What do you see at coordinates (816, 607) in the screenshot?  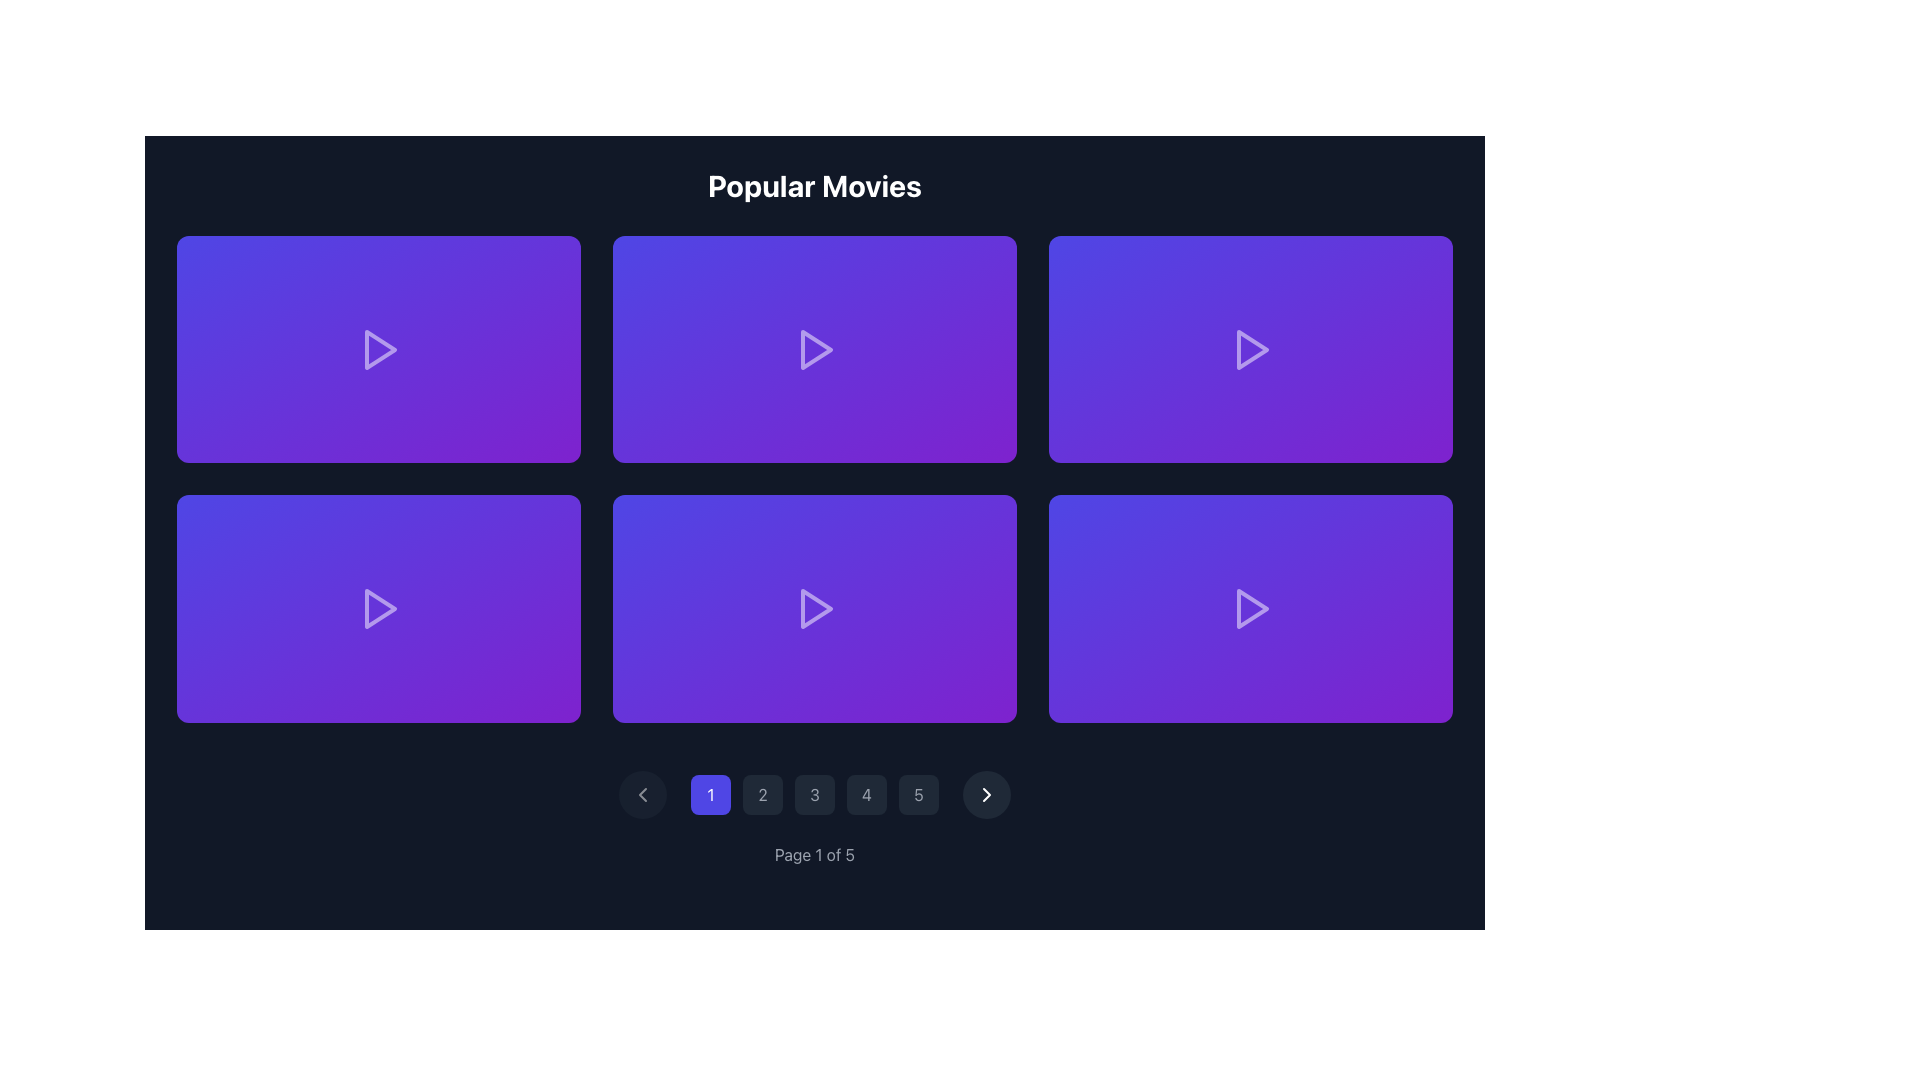 I see `the triangular play button icon with a white outline located in the bottom center card of the grid` at bounding box center [816, 607].